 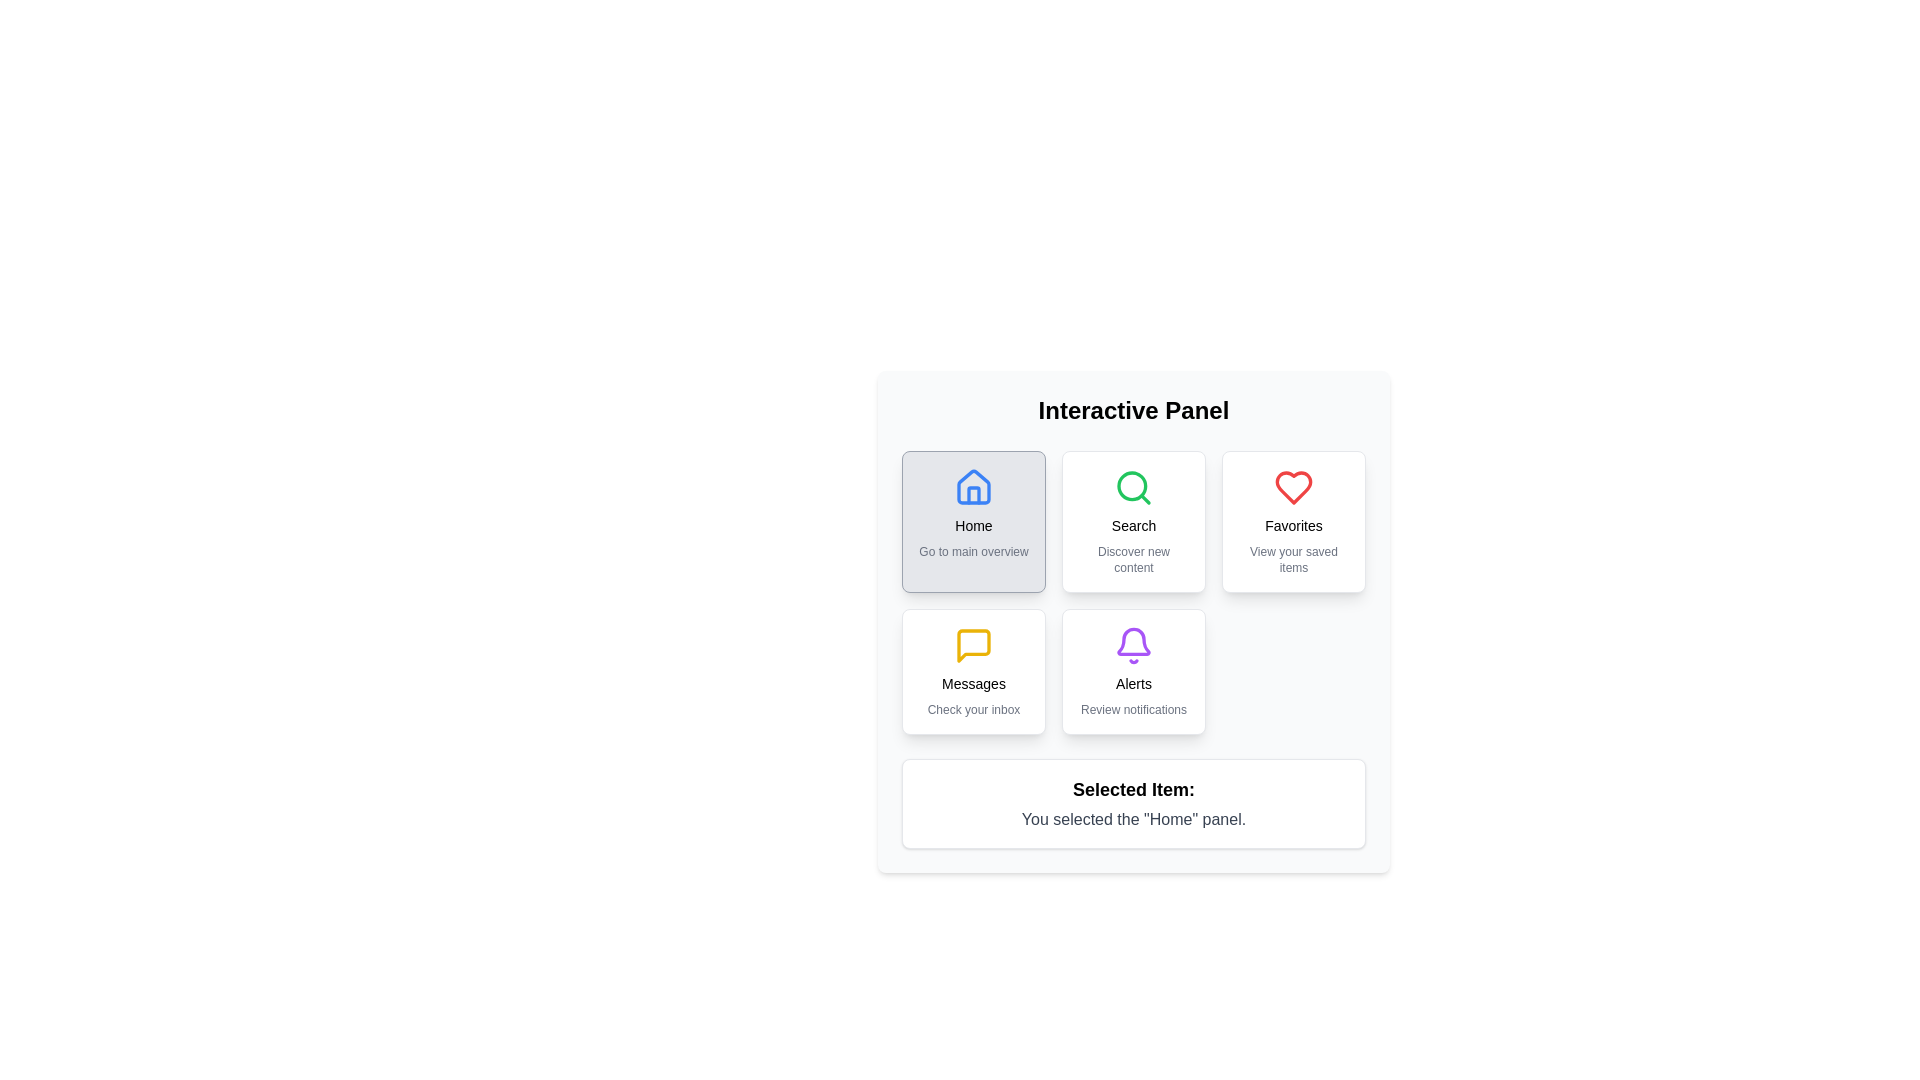 What do you see at coordinates (1133, 559) in the screenshot?
I see `the static descriptive text labeled 'Discover new content' which is styled in gray and located within the 'Search' card module` at bounding box center [1133, 559].